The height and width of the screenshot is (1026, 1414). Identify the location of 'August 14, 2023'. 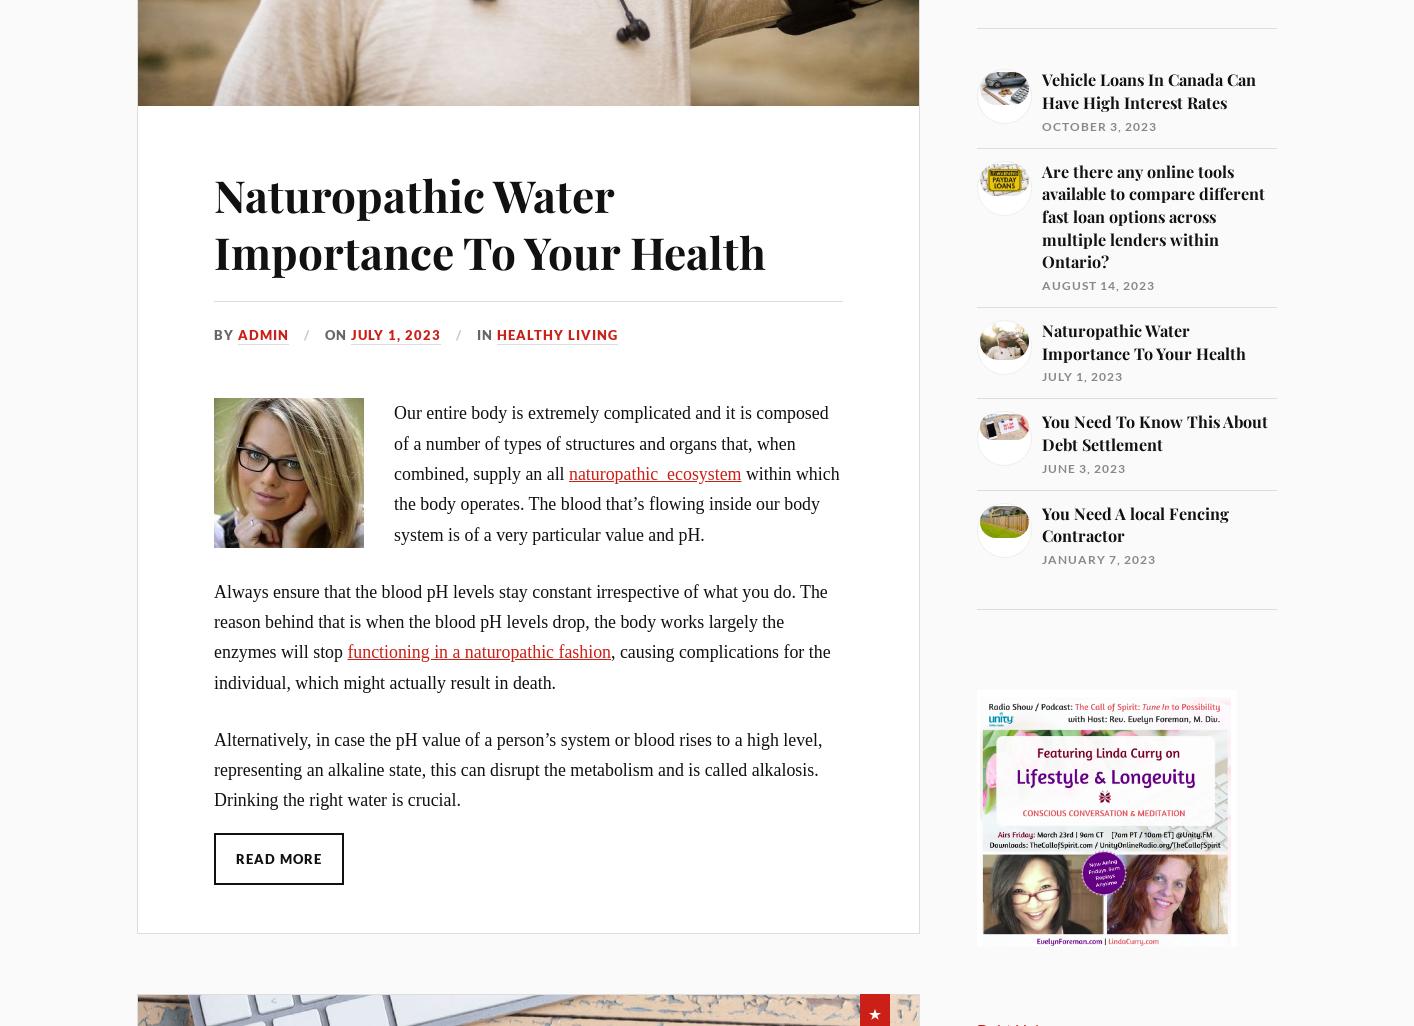
(1098, 283).